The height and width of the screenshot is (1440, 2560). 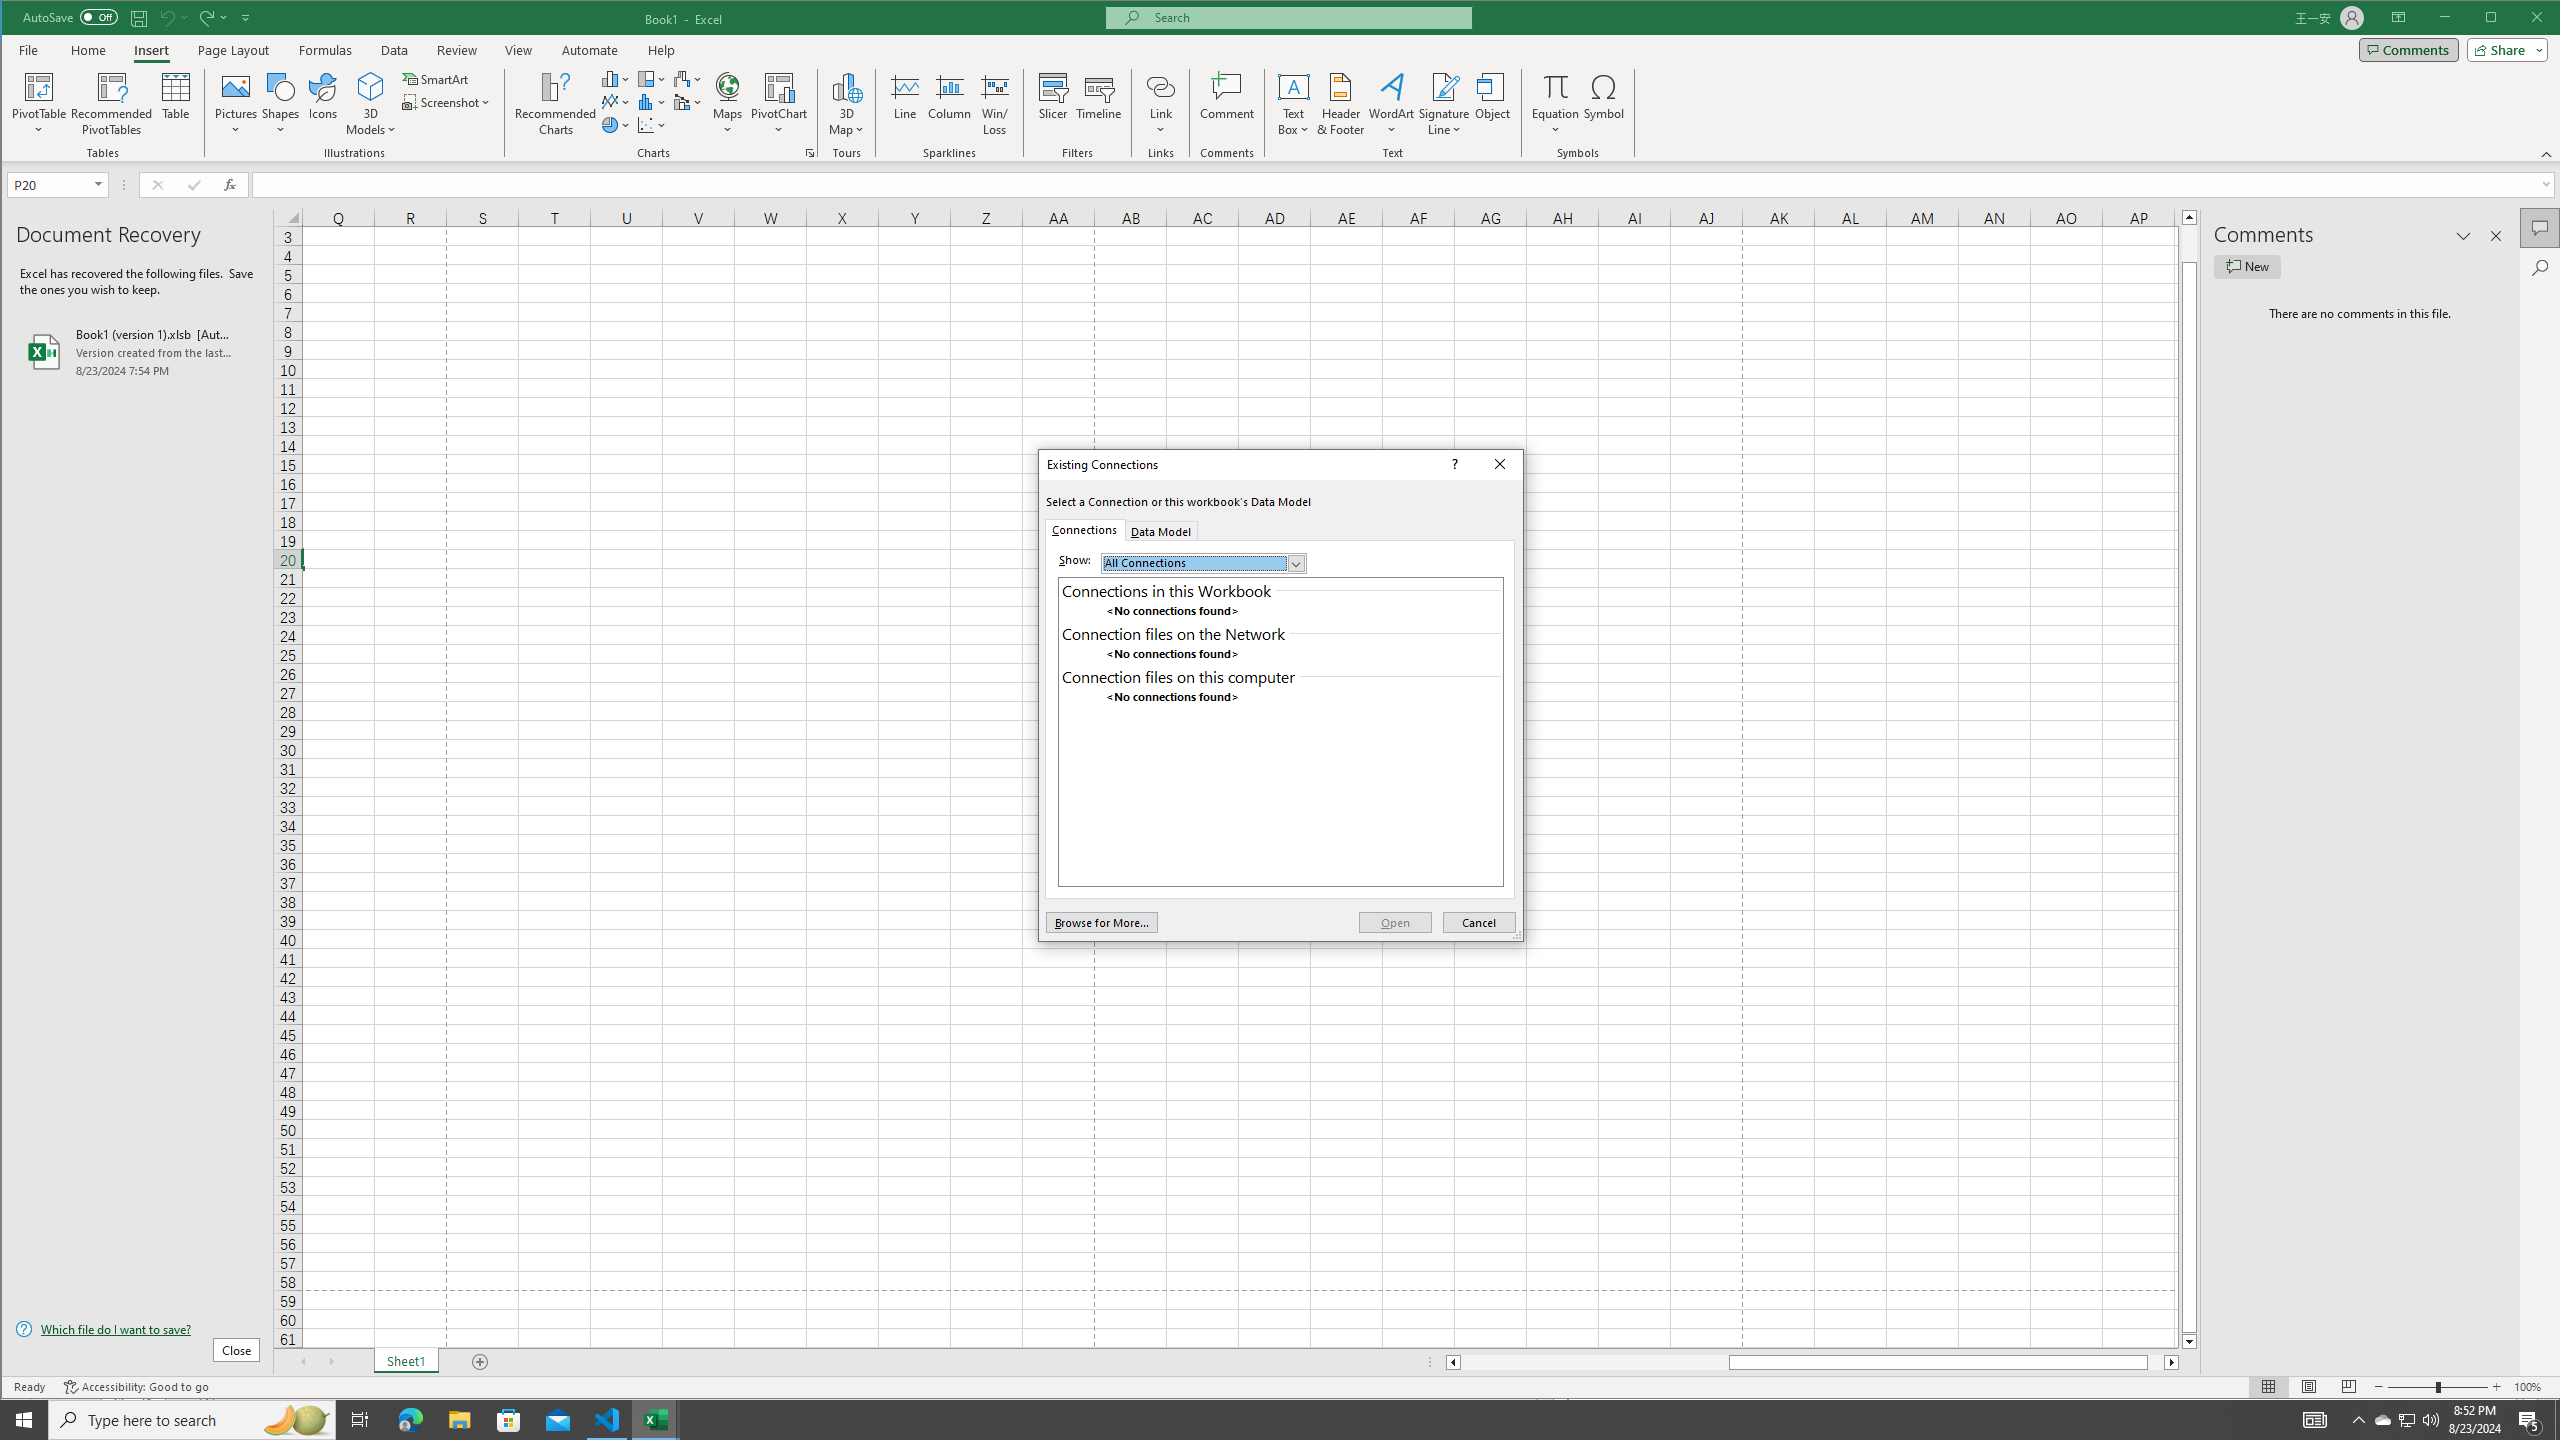 What do you see at coordinates (688, 102) in the screenshot?
I see `'Insert Combo Chart'` at bounding box center [688, 102].